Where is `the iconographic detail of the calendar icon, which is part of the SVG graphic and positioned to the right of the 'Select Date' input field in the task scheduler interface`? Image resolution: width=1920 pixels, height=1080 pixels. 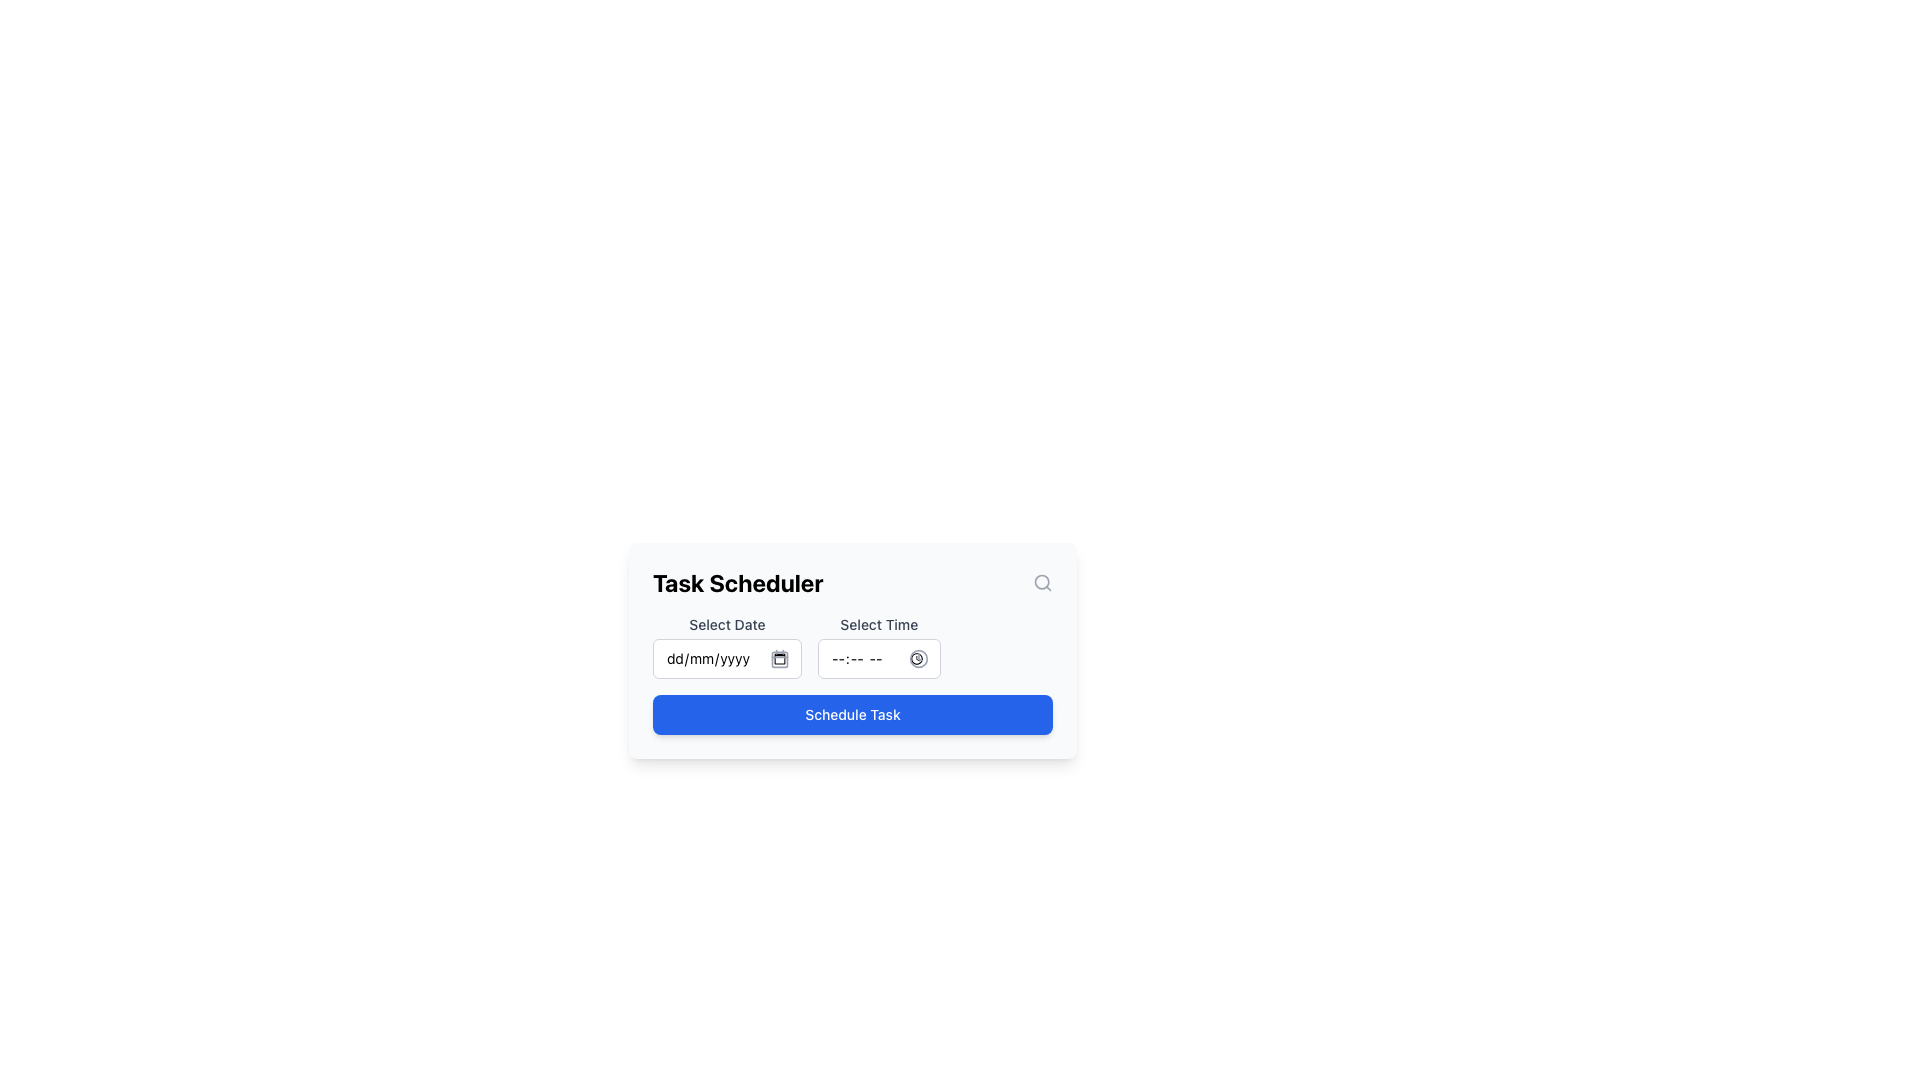 the iconographic detail of the calendar icon, which is part of the SVG graphic and positioned to the right of the 'Select Date' input field in the task scheduler interface is located at coordinates (778, 659).